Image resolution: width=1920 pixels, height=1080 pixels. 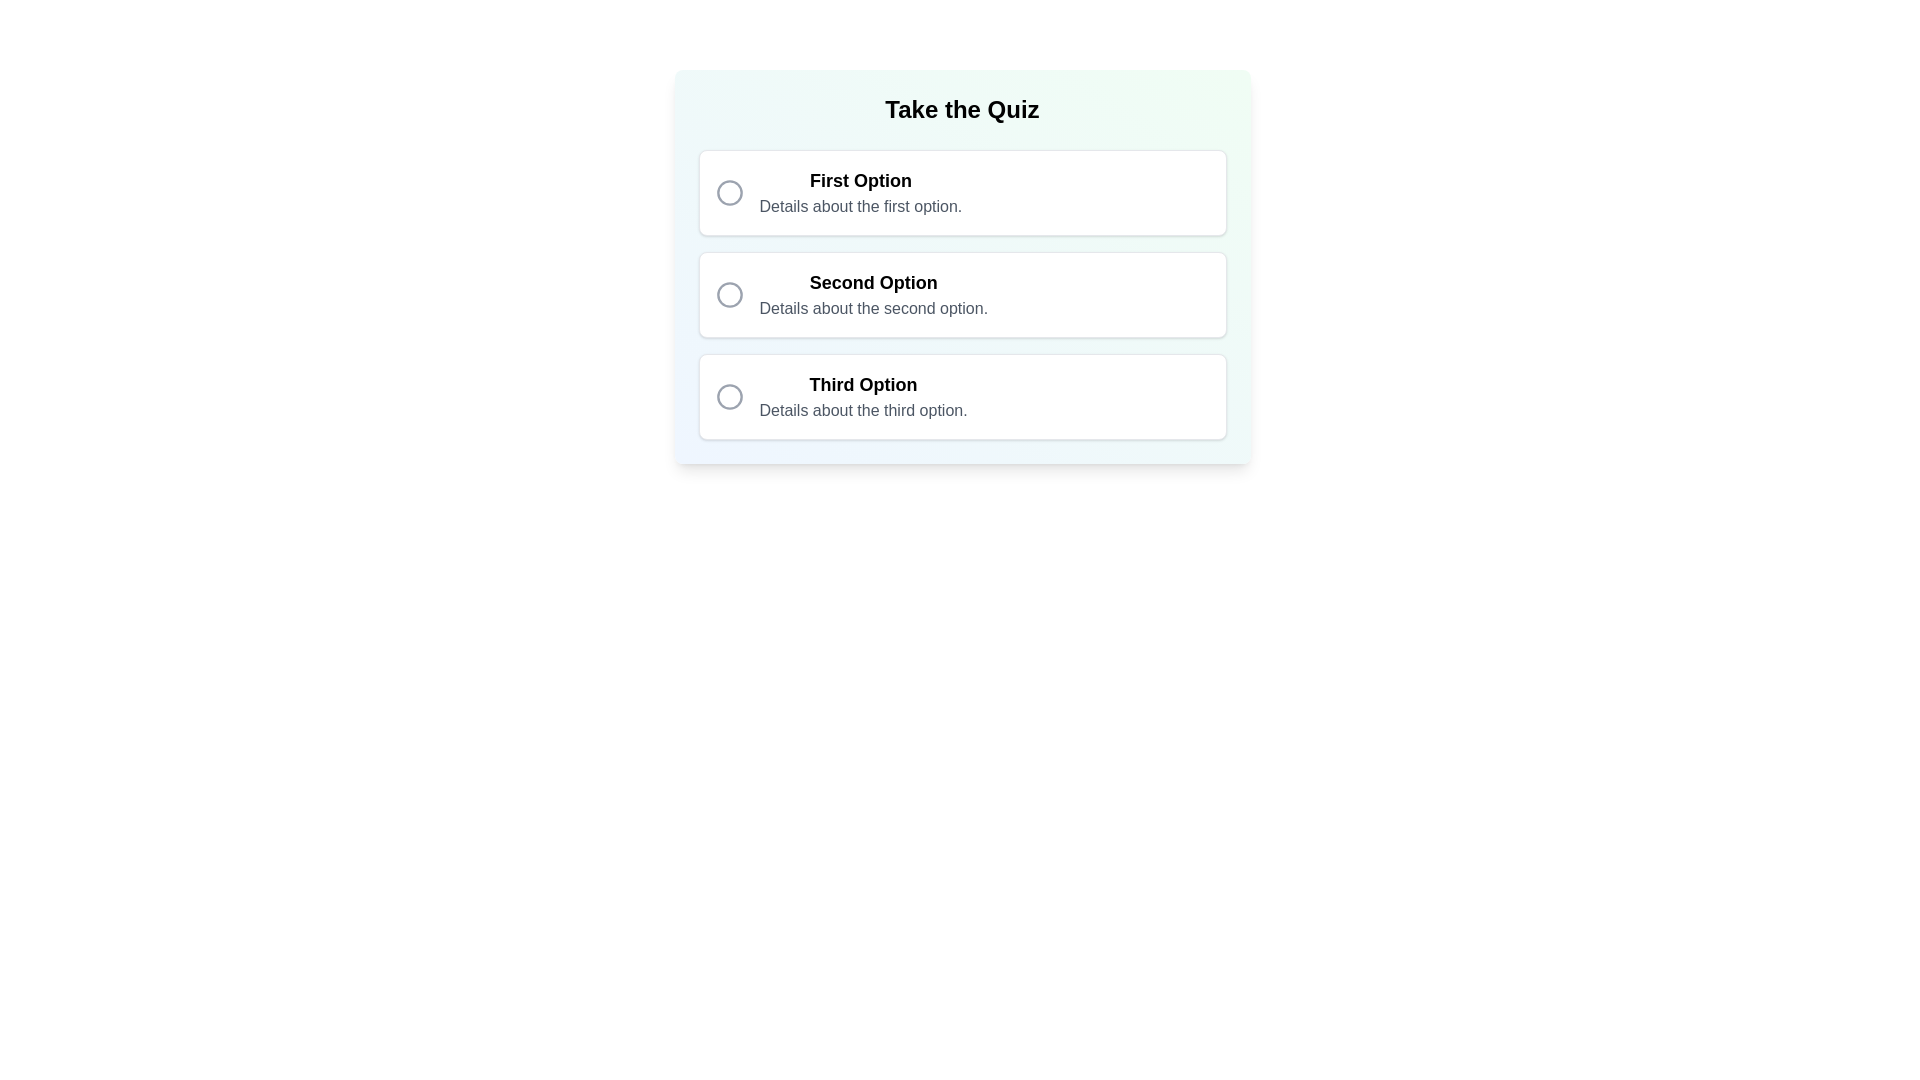 What do you see at coordinates (728, 294) in the screenshot?
I see `the circle icon with a muted gray tone that represents the first graphical component of the second selectable option preceding the text 'Second Option'` at bounding box center [728, 294].